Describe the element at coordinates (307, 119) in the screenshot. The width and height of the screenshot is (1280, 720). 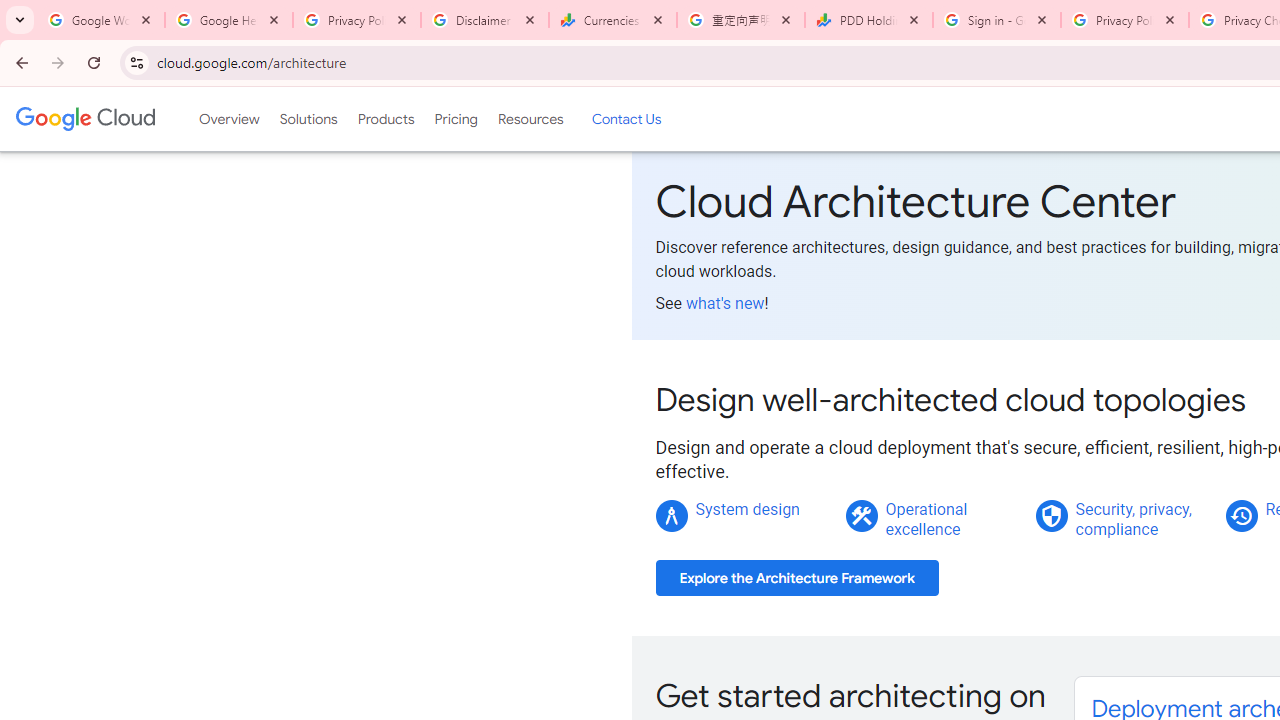
I see `'Solutions'` at that location.